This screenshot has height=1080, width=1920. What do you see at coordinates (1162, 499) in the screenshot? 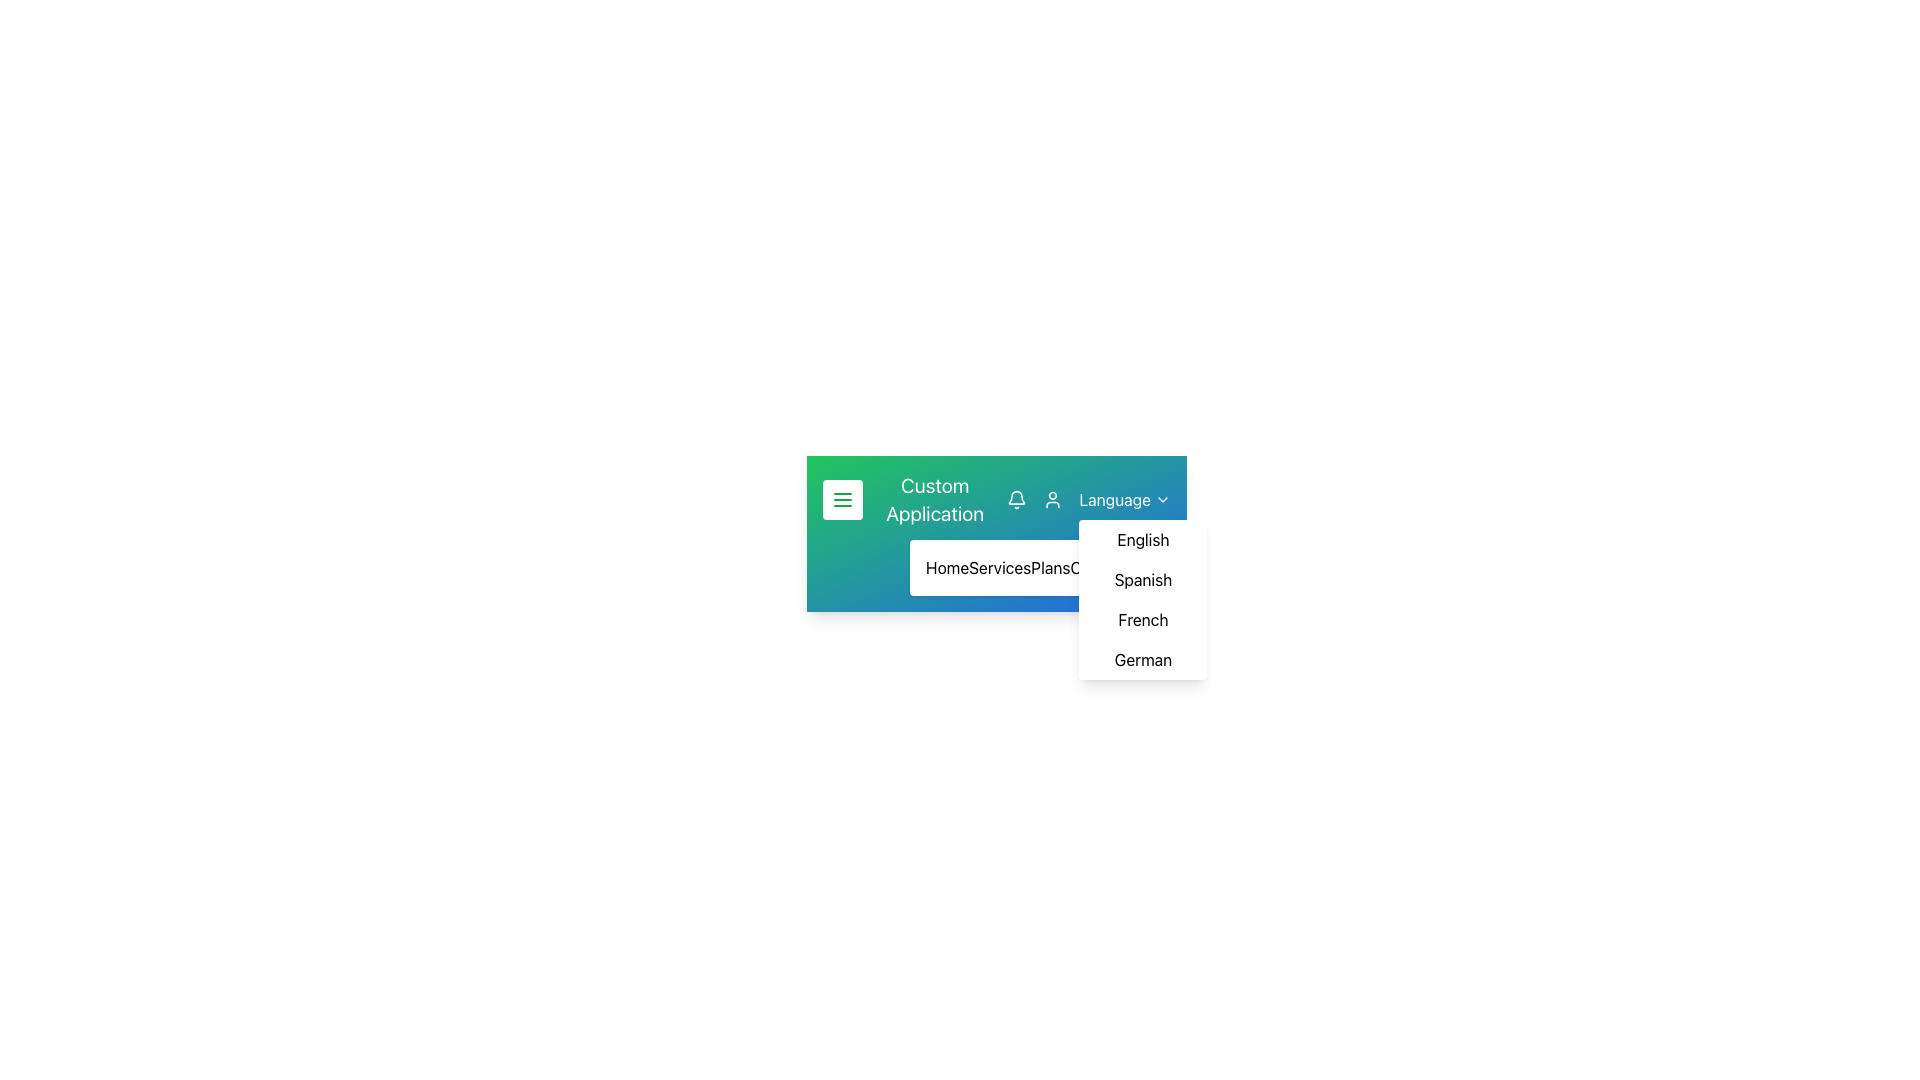
I see `the Dropdown Menu Trigger Icon, which is a downward pointing chevron located next to the 'Language' text in the top navigation bar` at bounding box center [1162, 499].